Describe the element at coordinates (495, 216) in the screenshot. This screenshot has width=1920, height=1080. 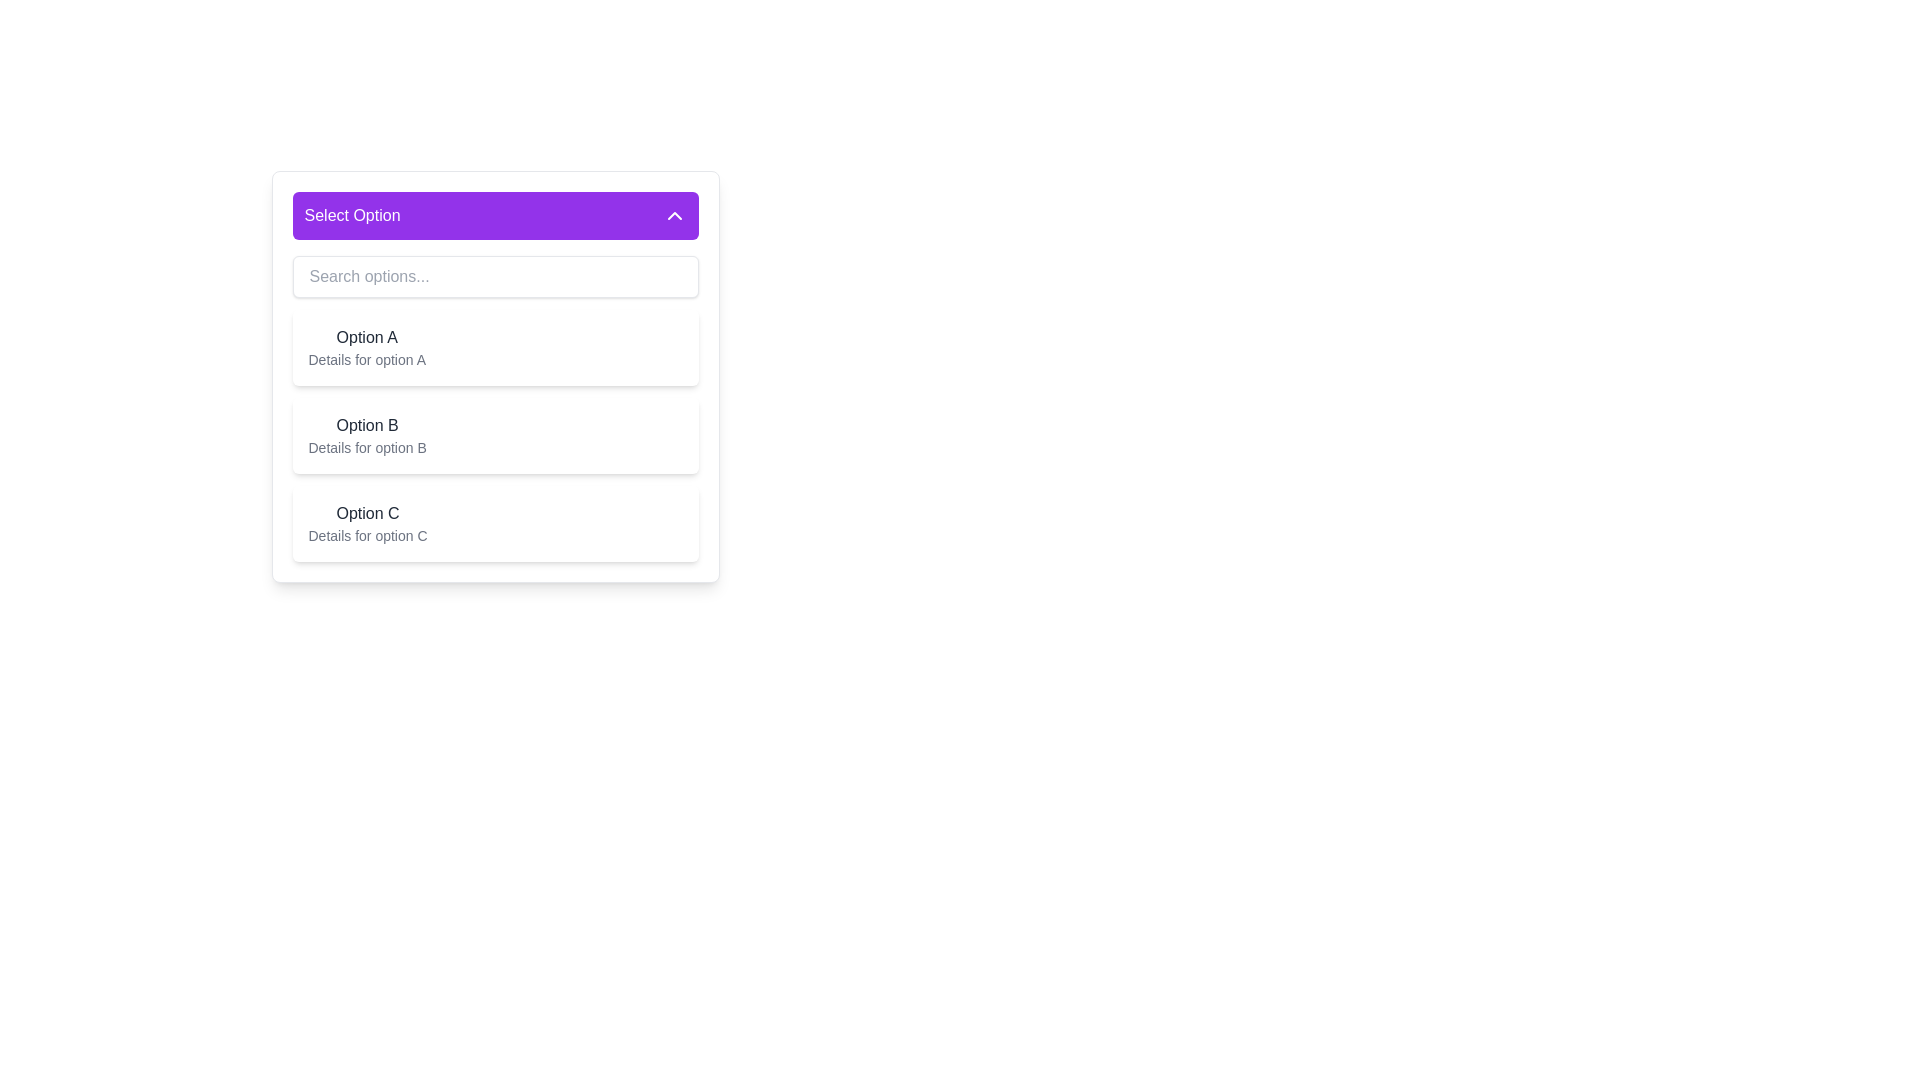
I see `the dropdown menu toggle button located at the top of the card-like area` at that location.